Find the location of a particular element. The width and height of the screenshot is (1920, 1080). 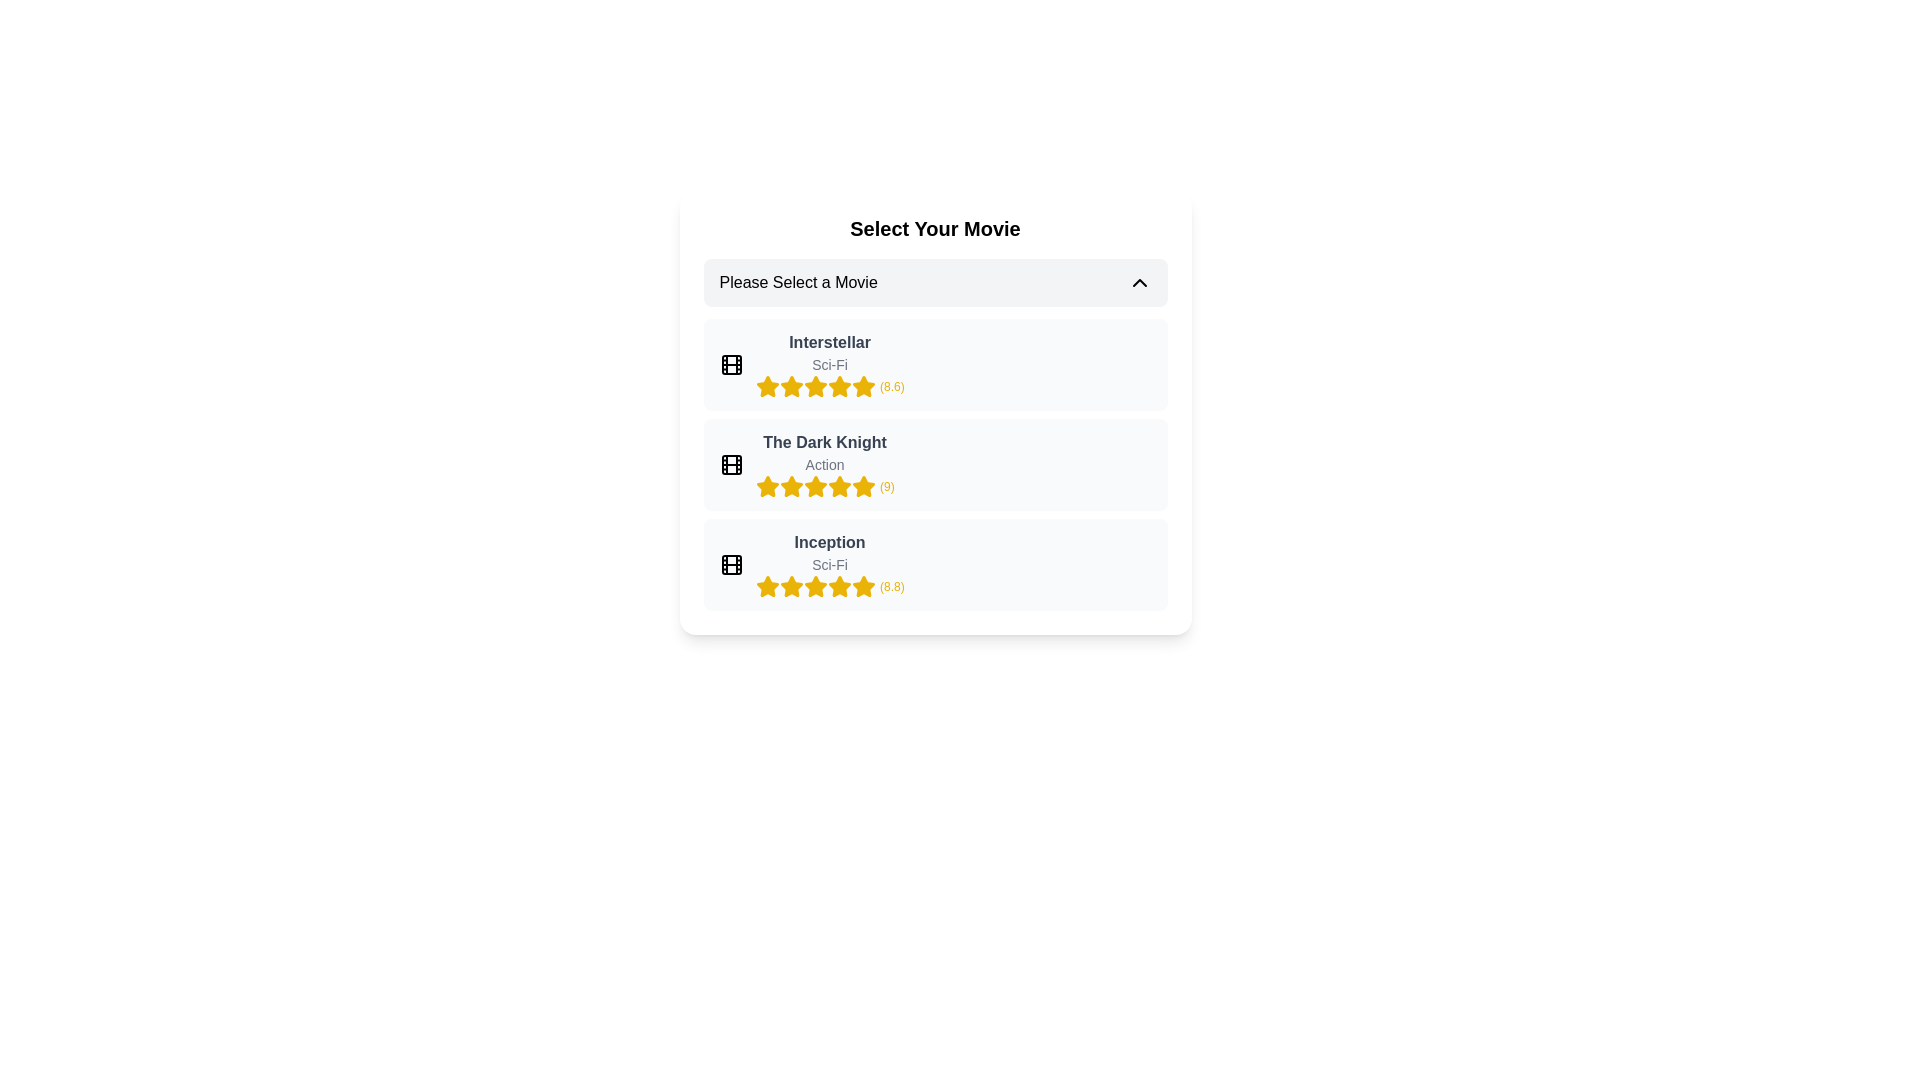

the first star icon in the five-star rating system for 'The Dark Knight' is located at coordinates (766, 486).